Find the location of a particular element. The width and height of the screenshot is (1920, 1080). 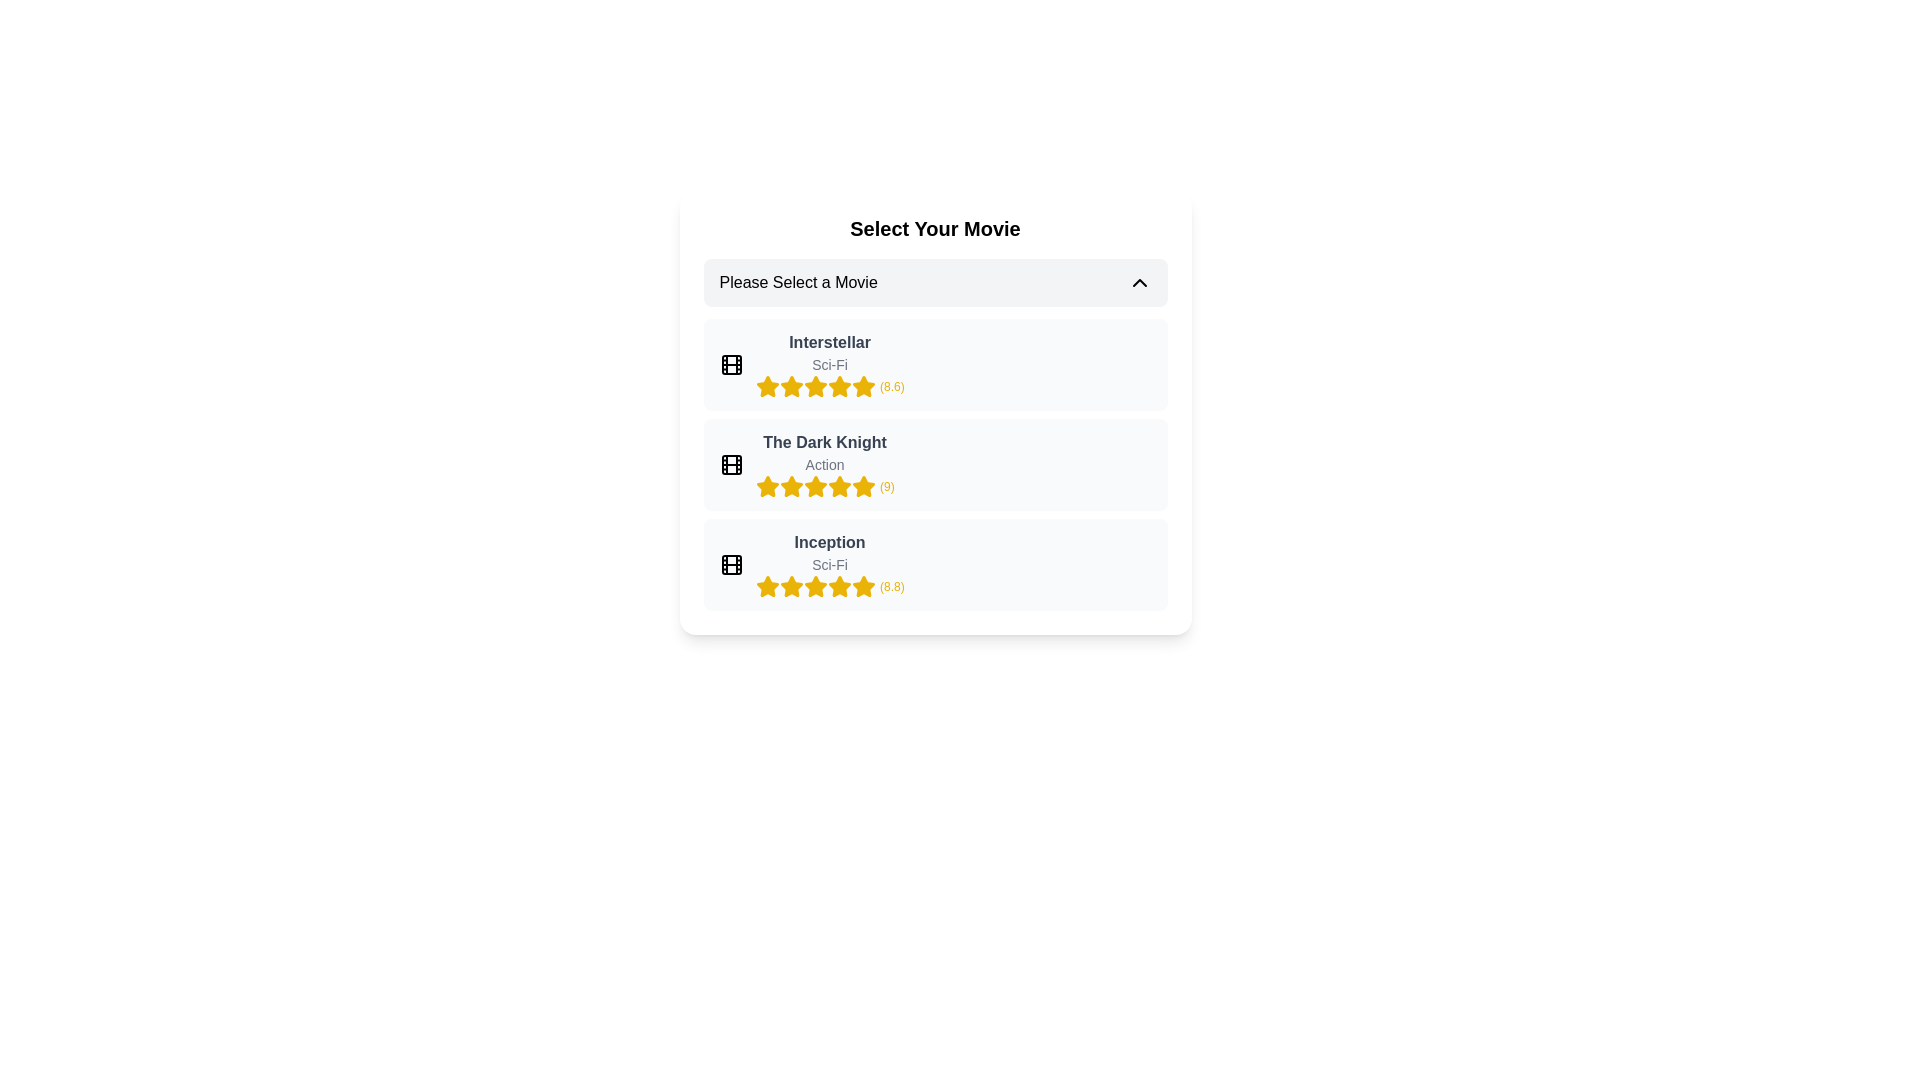

the first star icon in the five-star rating system for 'The Dark Knight' is located at coordinates (766, 486).